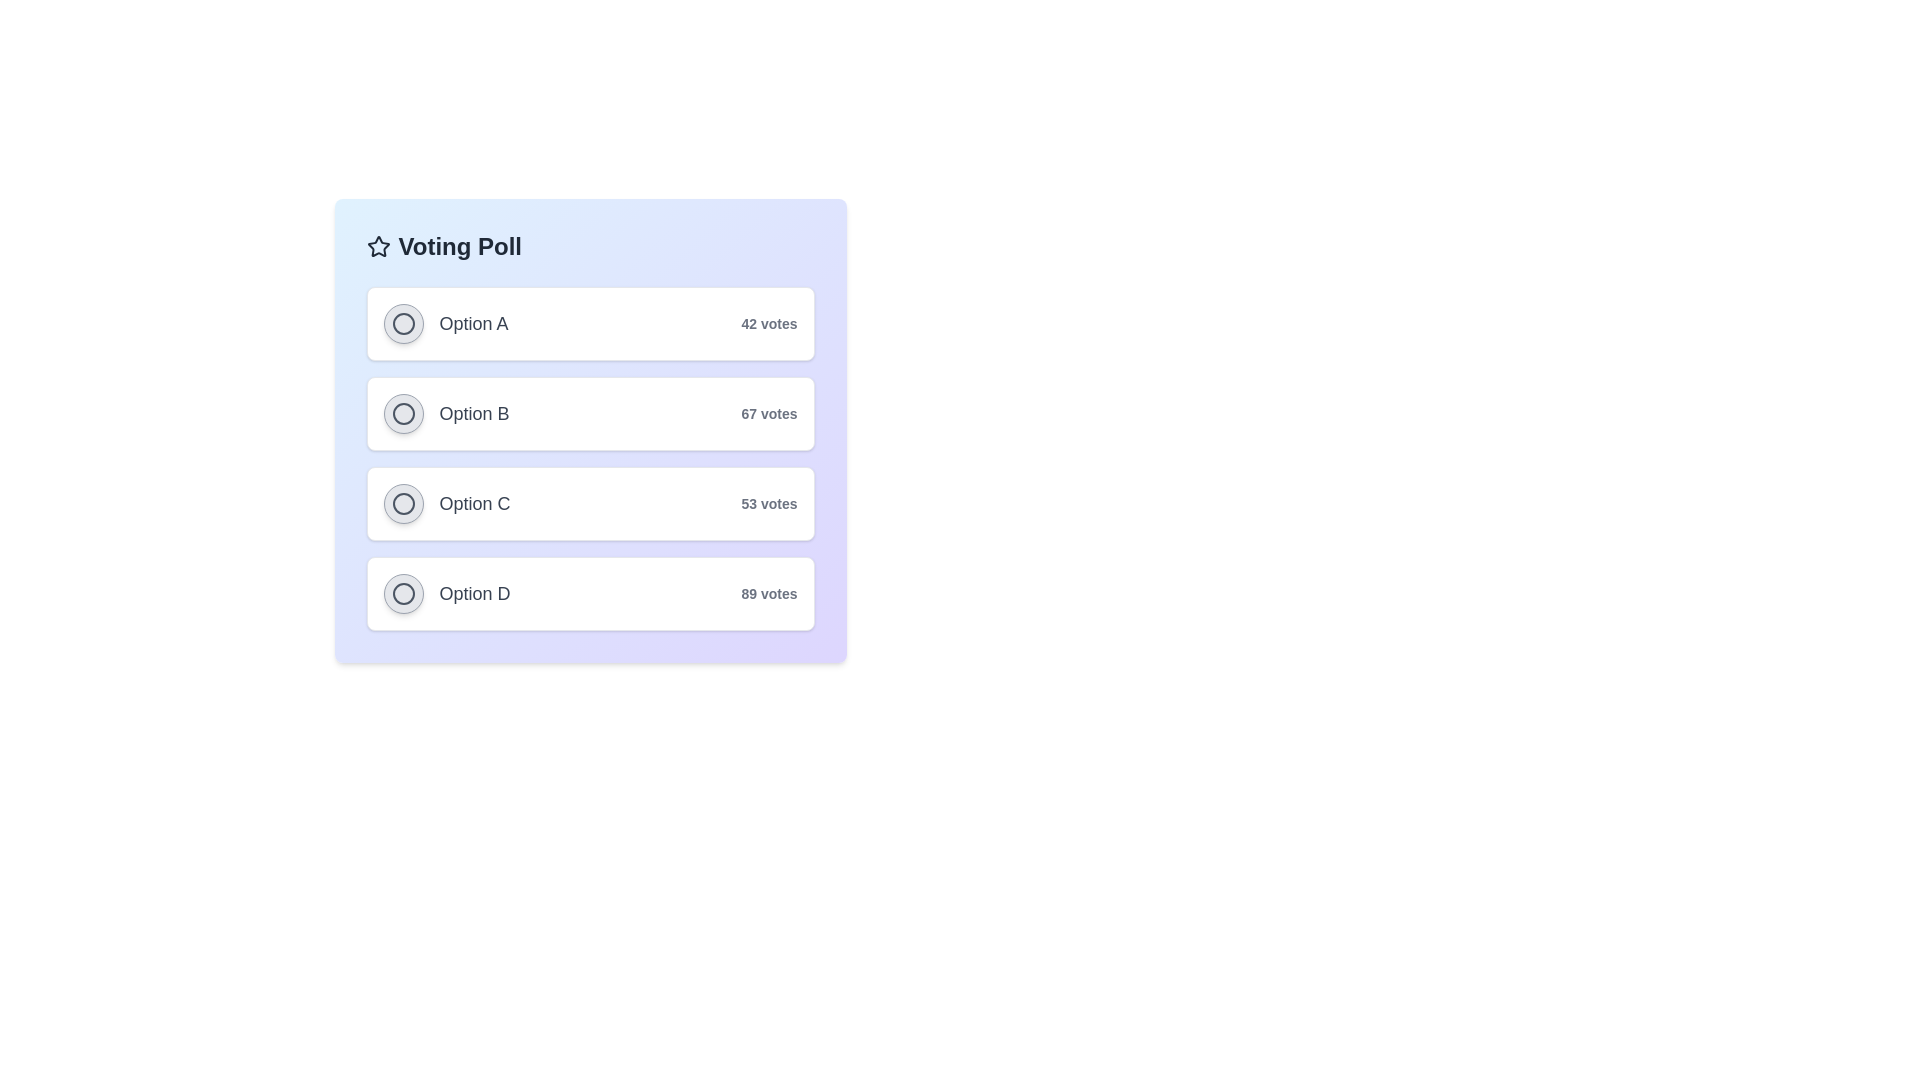  Describe the element at coordinates (402, 593) in the screenshot. I see `the radio button indicator for the voting option located to the left of 'Option D' in the fourth row of the voting options list` at that location.